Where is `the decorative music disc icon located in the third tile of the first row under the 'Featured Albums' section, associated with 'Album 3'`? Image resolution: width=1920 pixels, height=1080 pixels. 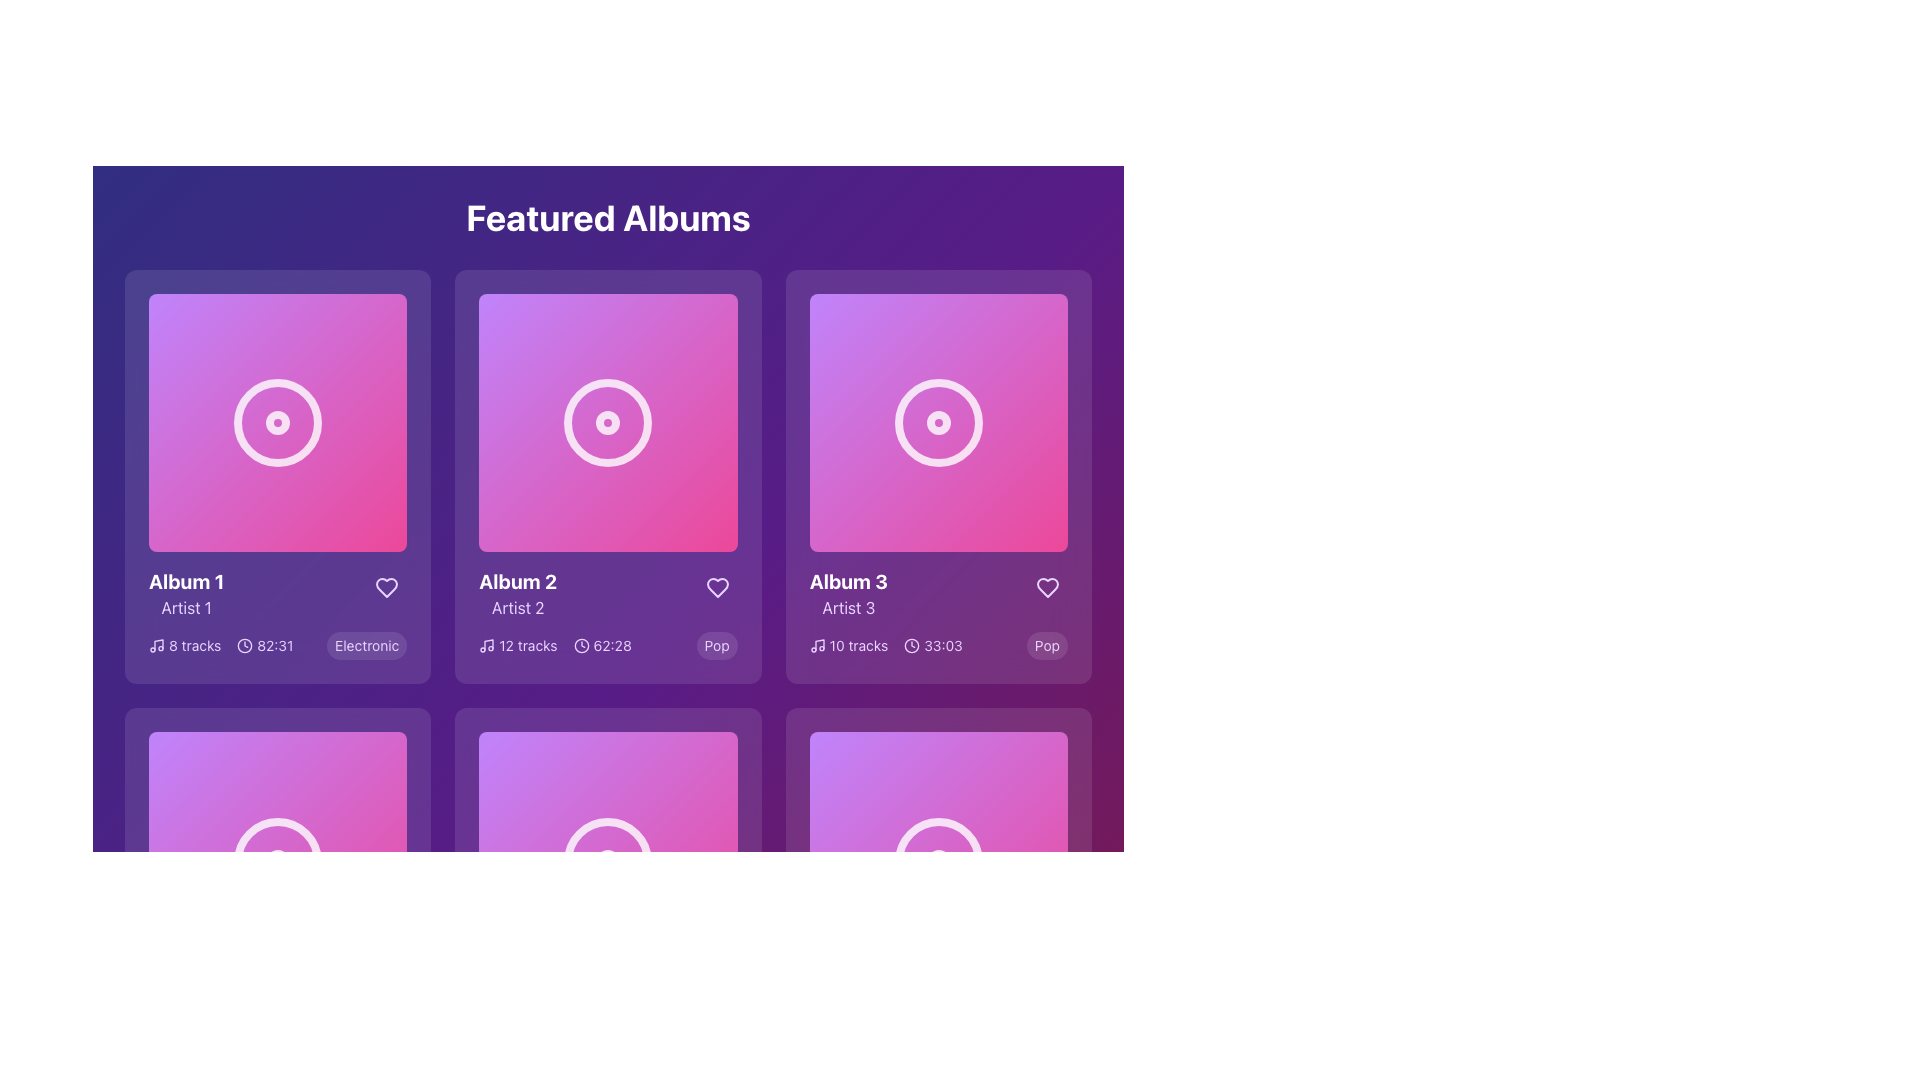 the decorative music disc icon located in the third tile of the first row under the 'Featured Albums' section, associated with 'Album 3' is located at coordinates (937, 422).